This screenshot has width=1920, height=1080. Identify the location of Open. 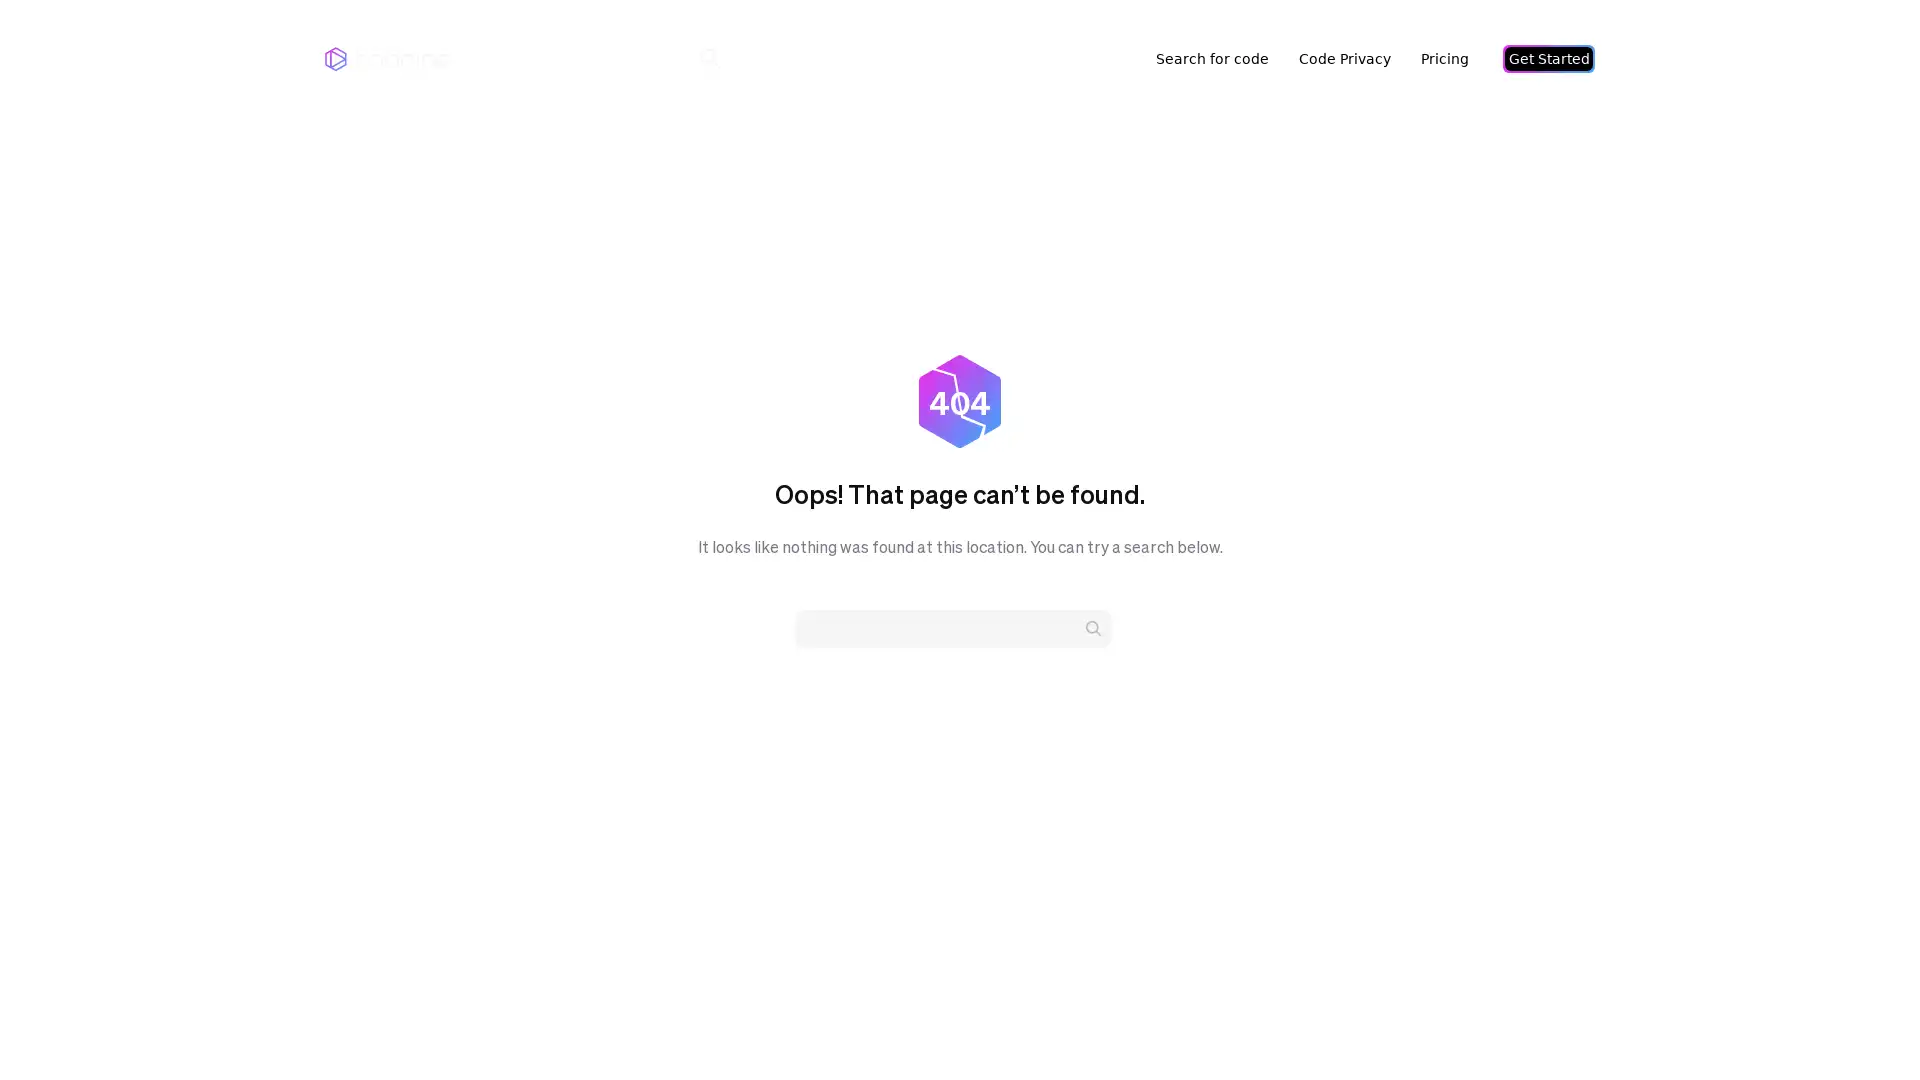
(1860, 1026).